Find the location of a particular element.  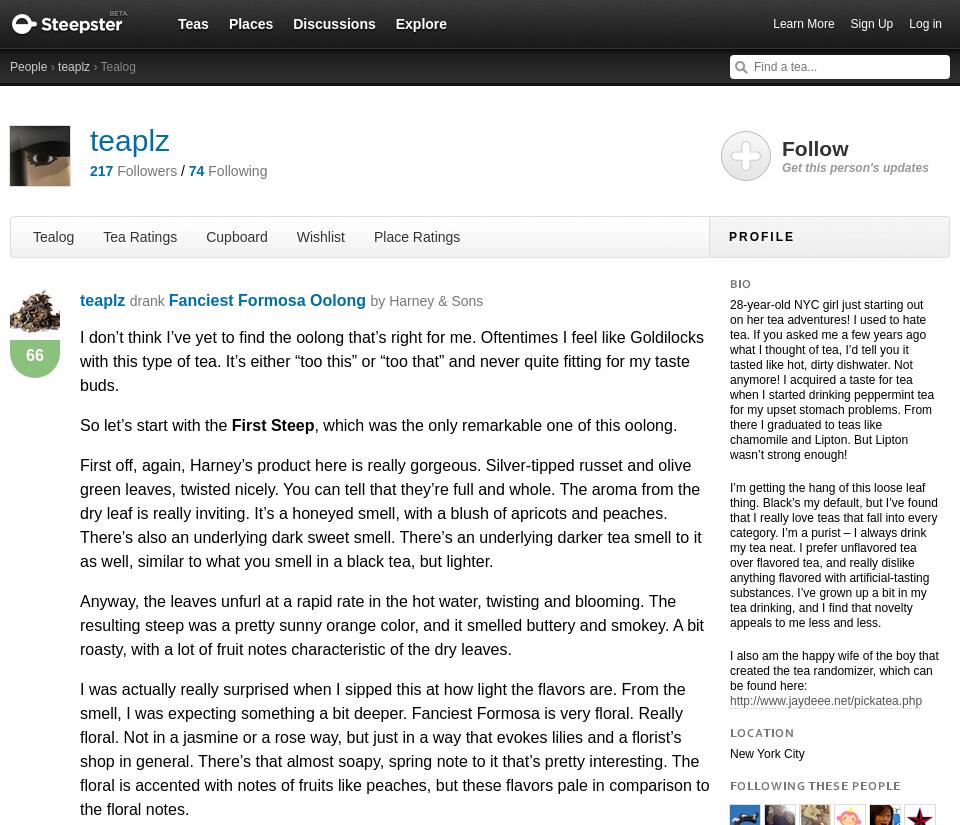

'http://www.jaydeee.net/pickatea.php' is located at coordinates (825, 700).